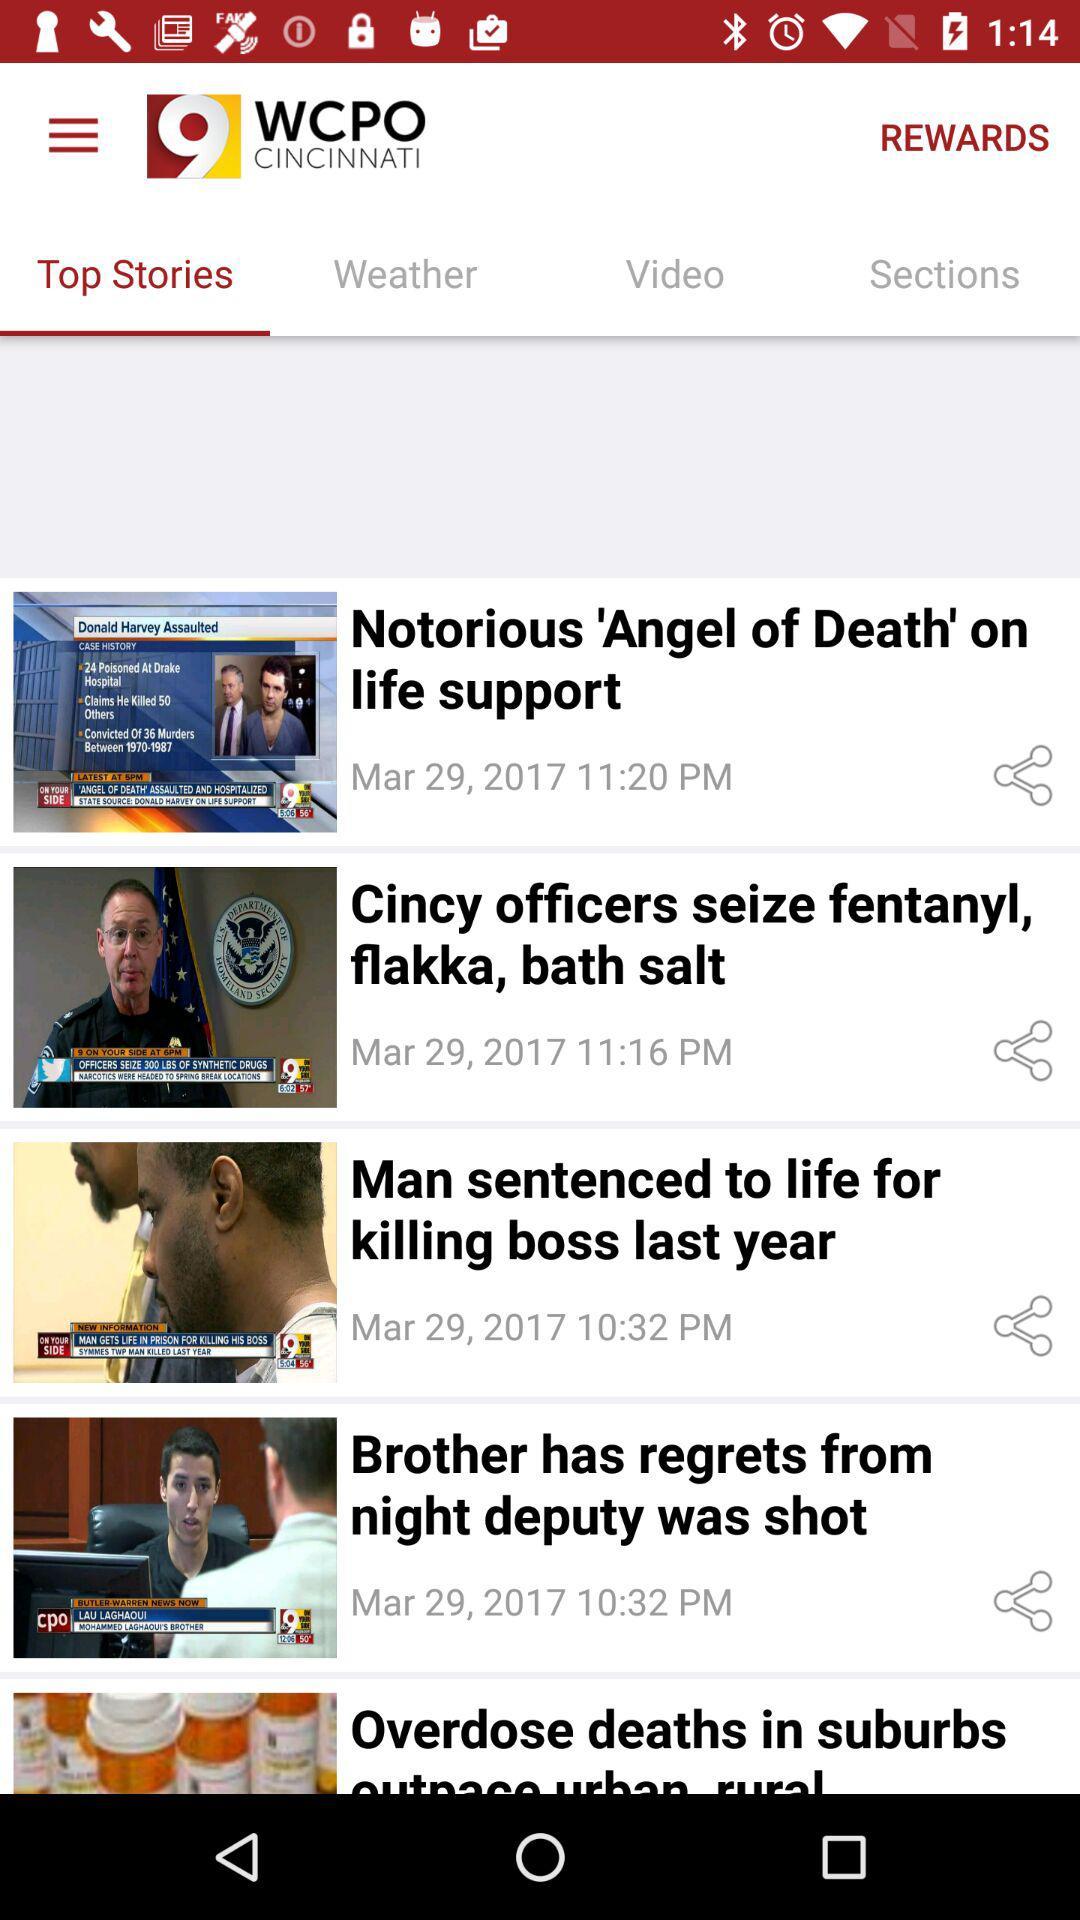  What do you see at coordinates (174, 1261) in the screenshot?
I see `see article` at bounding box center [174, 1261].